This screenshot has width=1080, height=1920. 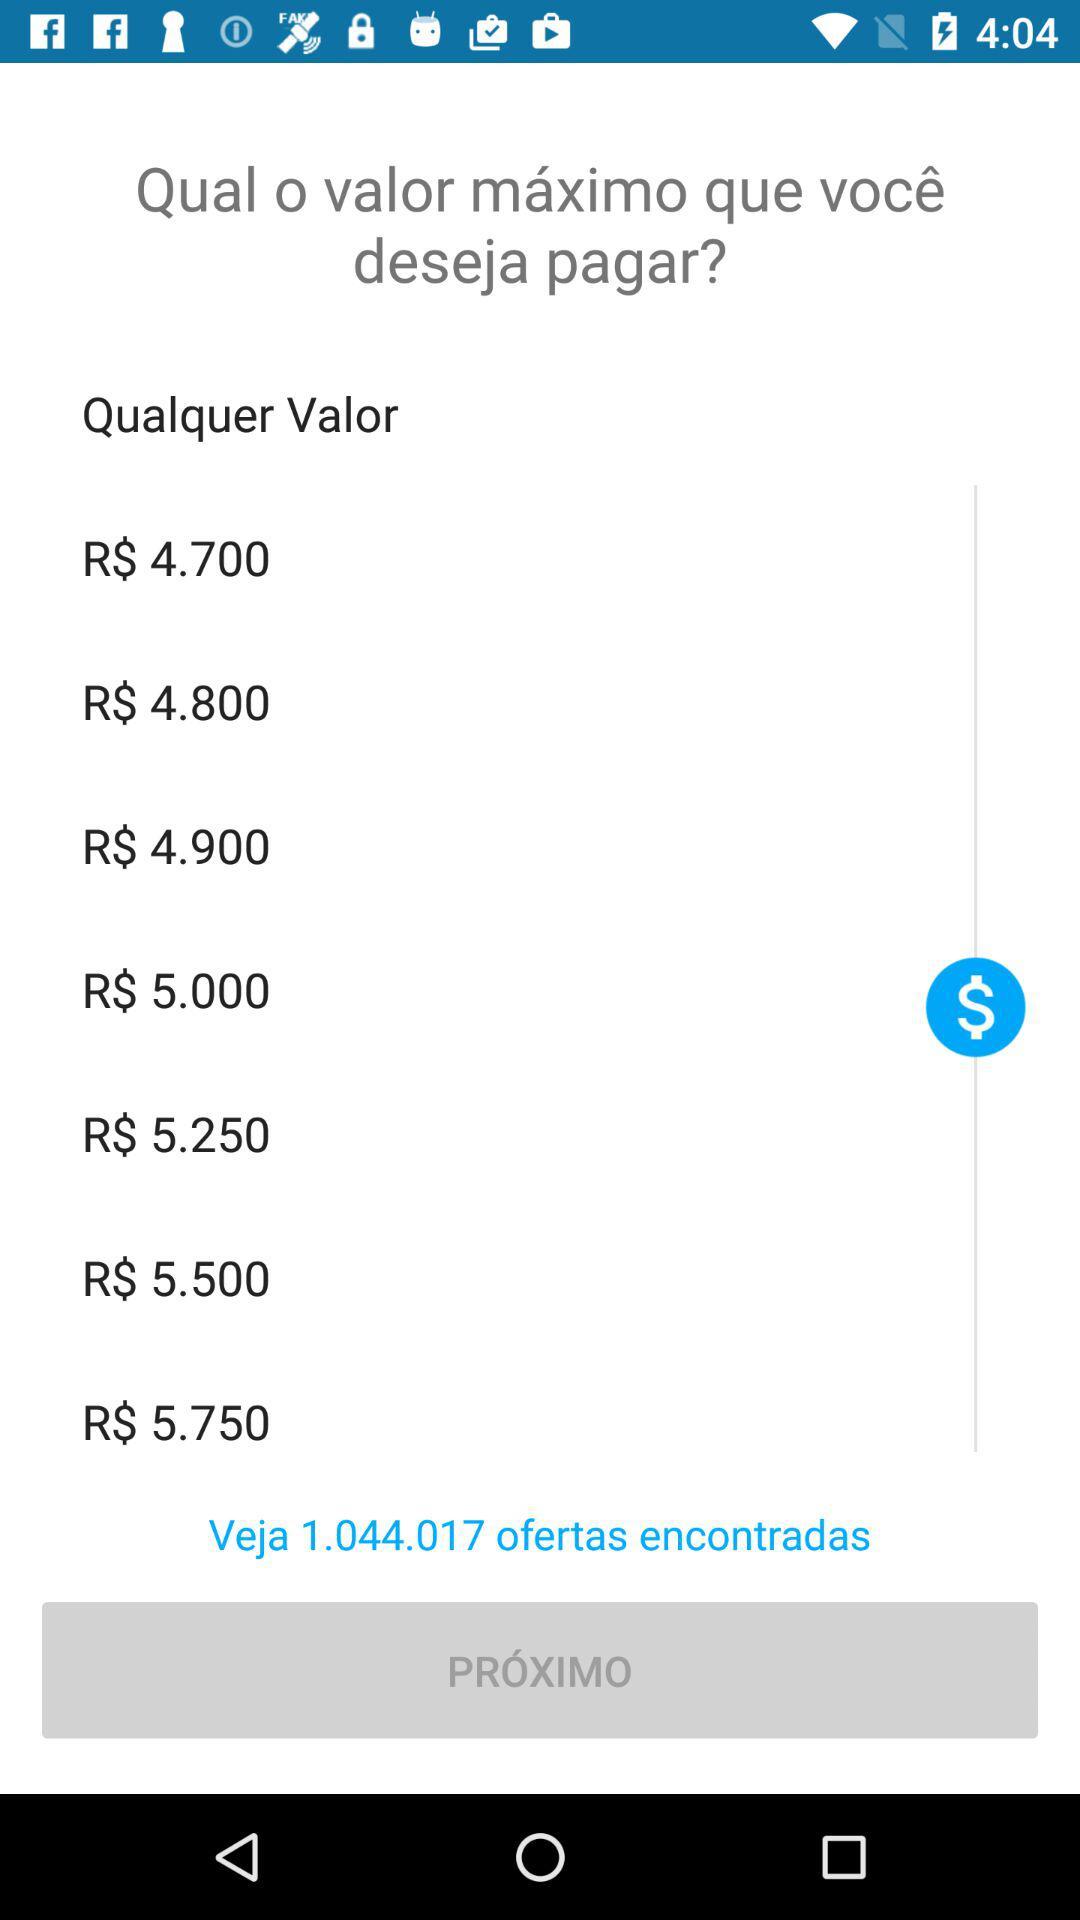 I want to click on item above r$ 4.700, so click(x=540, y=412).